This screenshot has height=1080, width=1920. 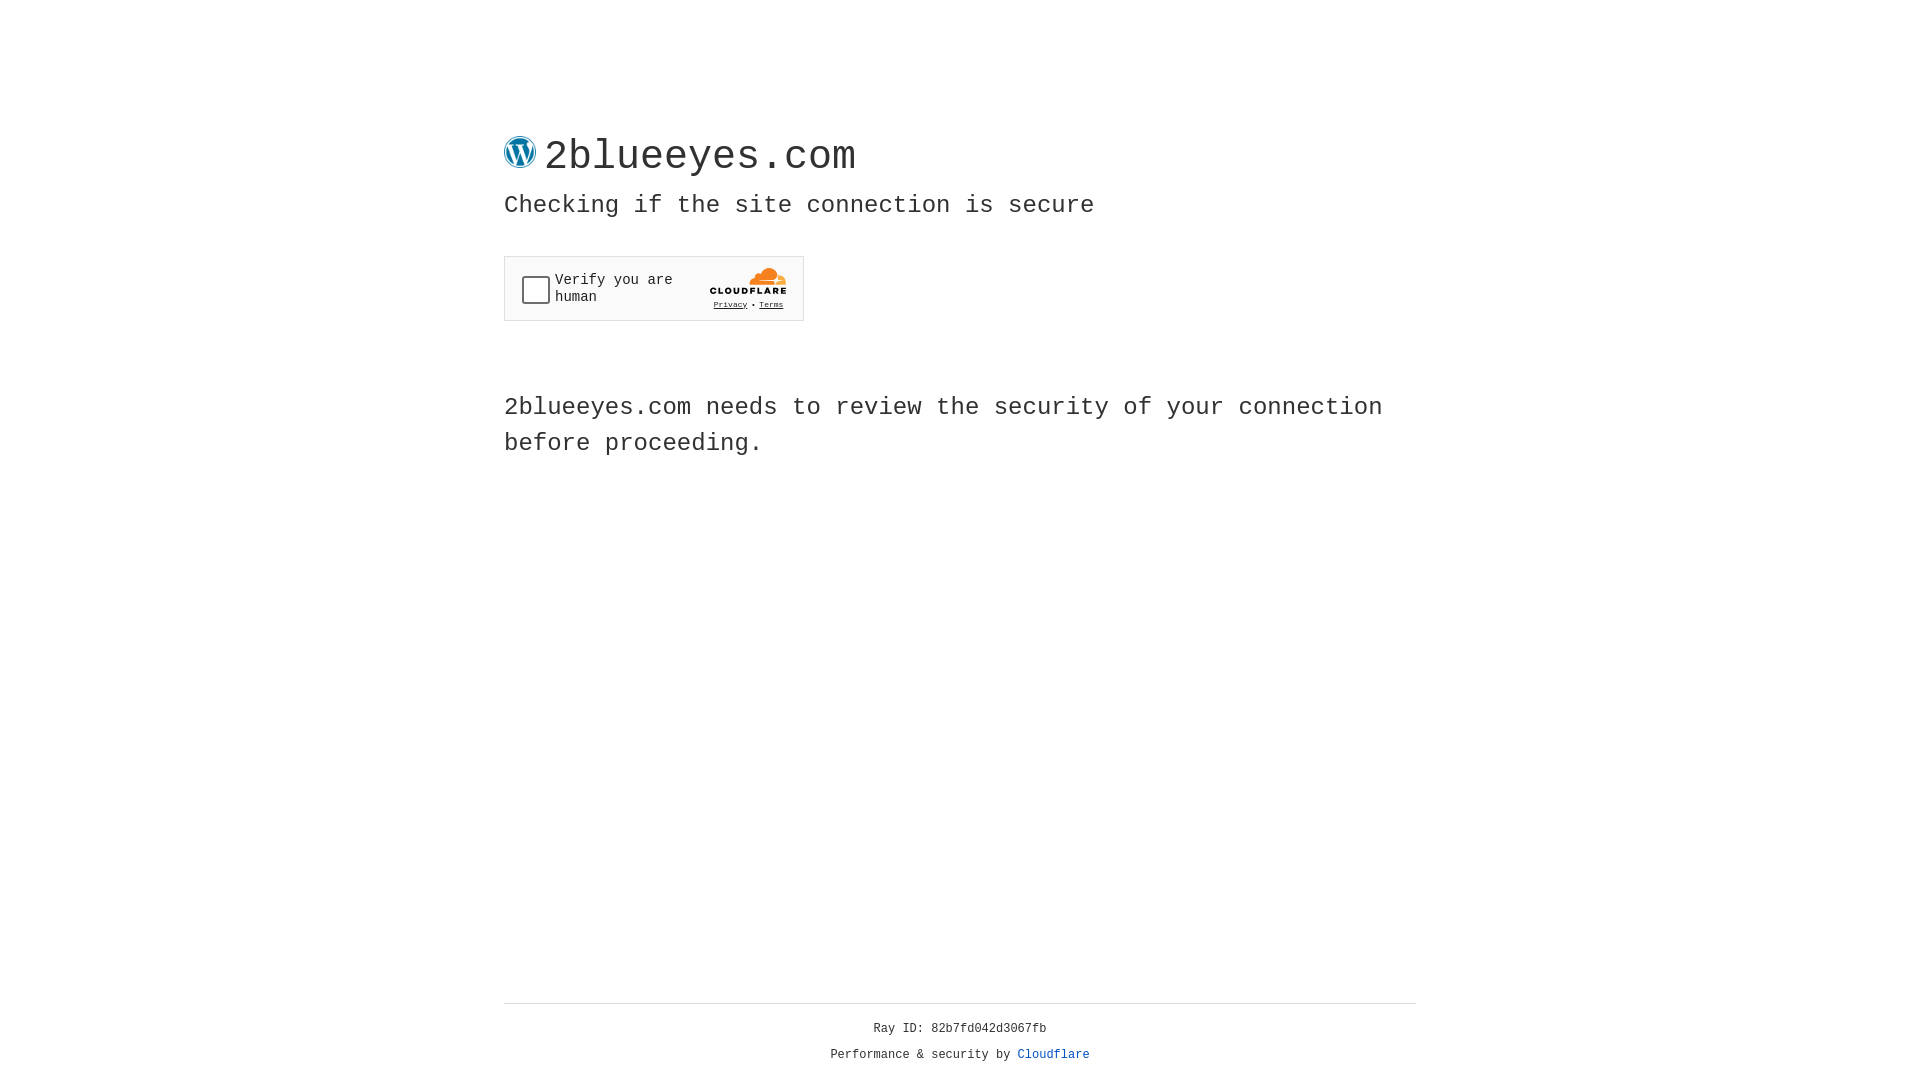 I want to click on 'Cloudflare', so click(x=1017, y=1054).